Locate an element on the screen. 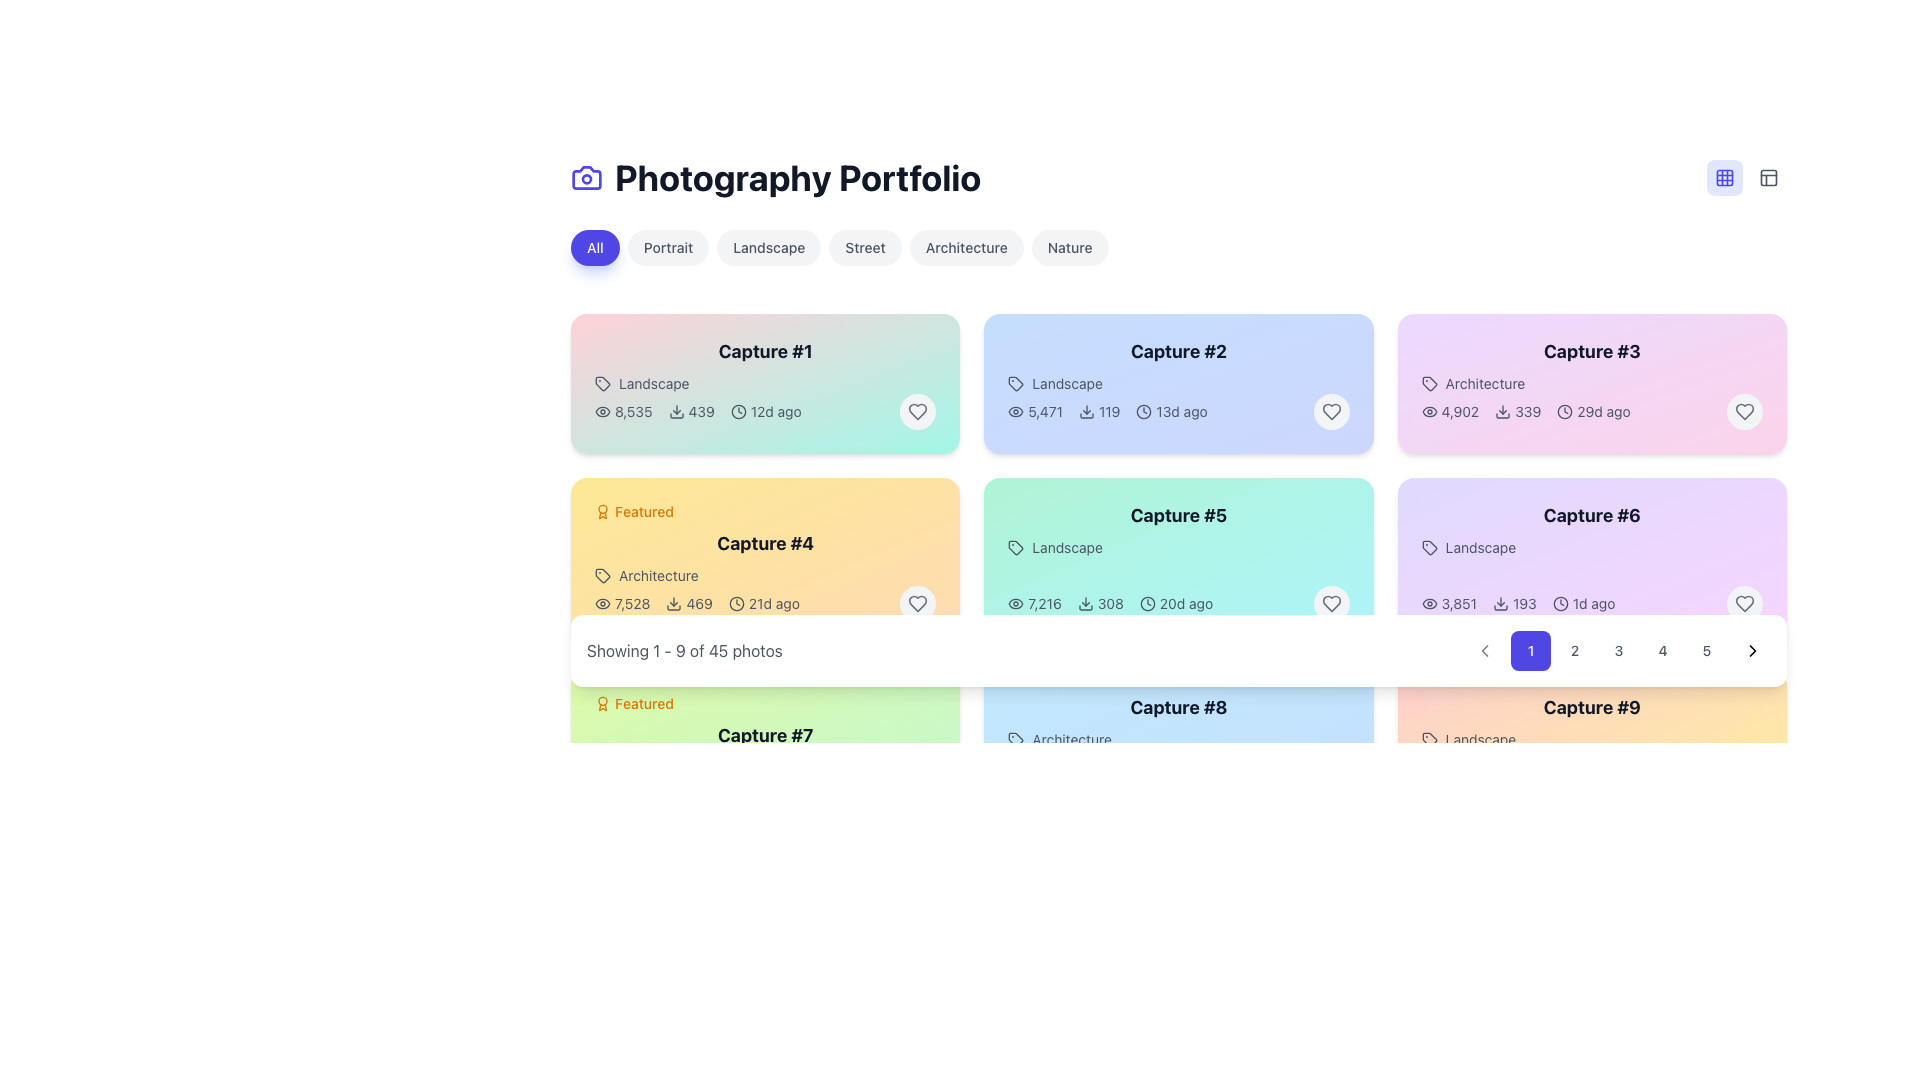  the toggle button (grid view icon) located in the top-right corner of the interface is located at coordinates (1723, 176).